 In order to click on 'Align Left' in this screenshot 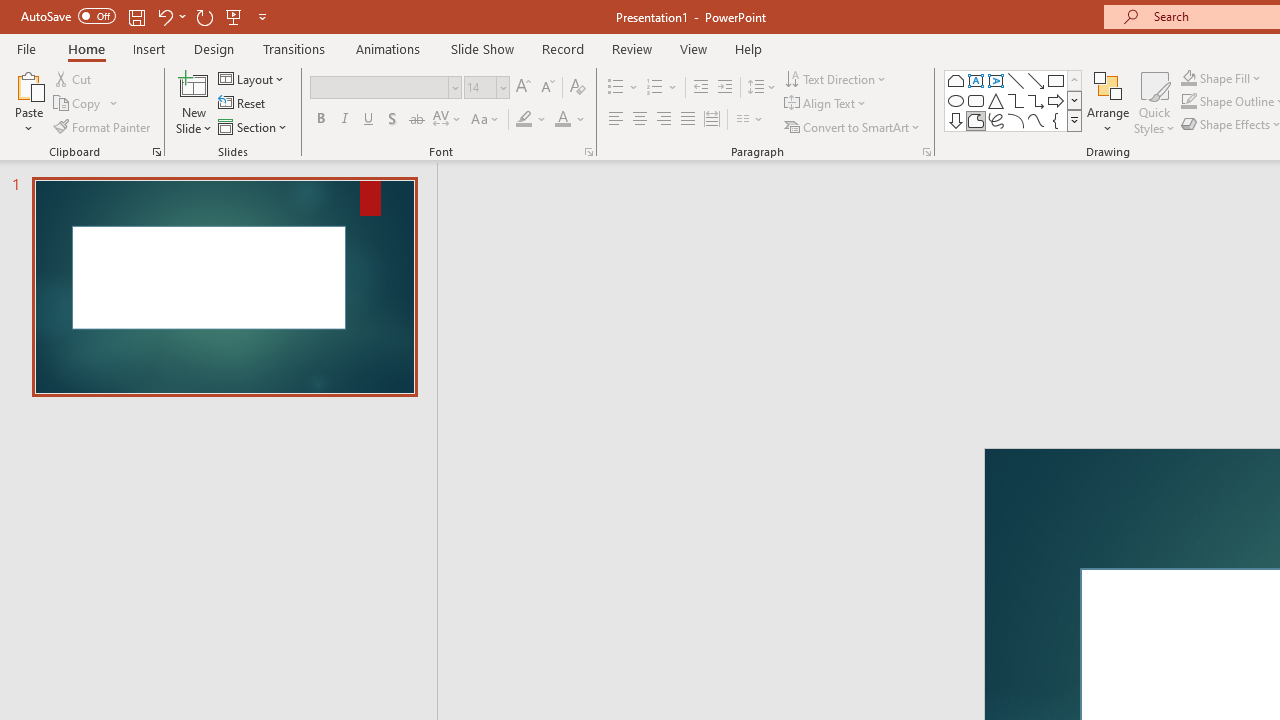, I will do `click(615, 119)`.